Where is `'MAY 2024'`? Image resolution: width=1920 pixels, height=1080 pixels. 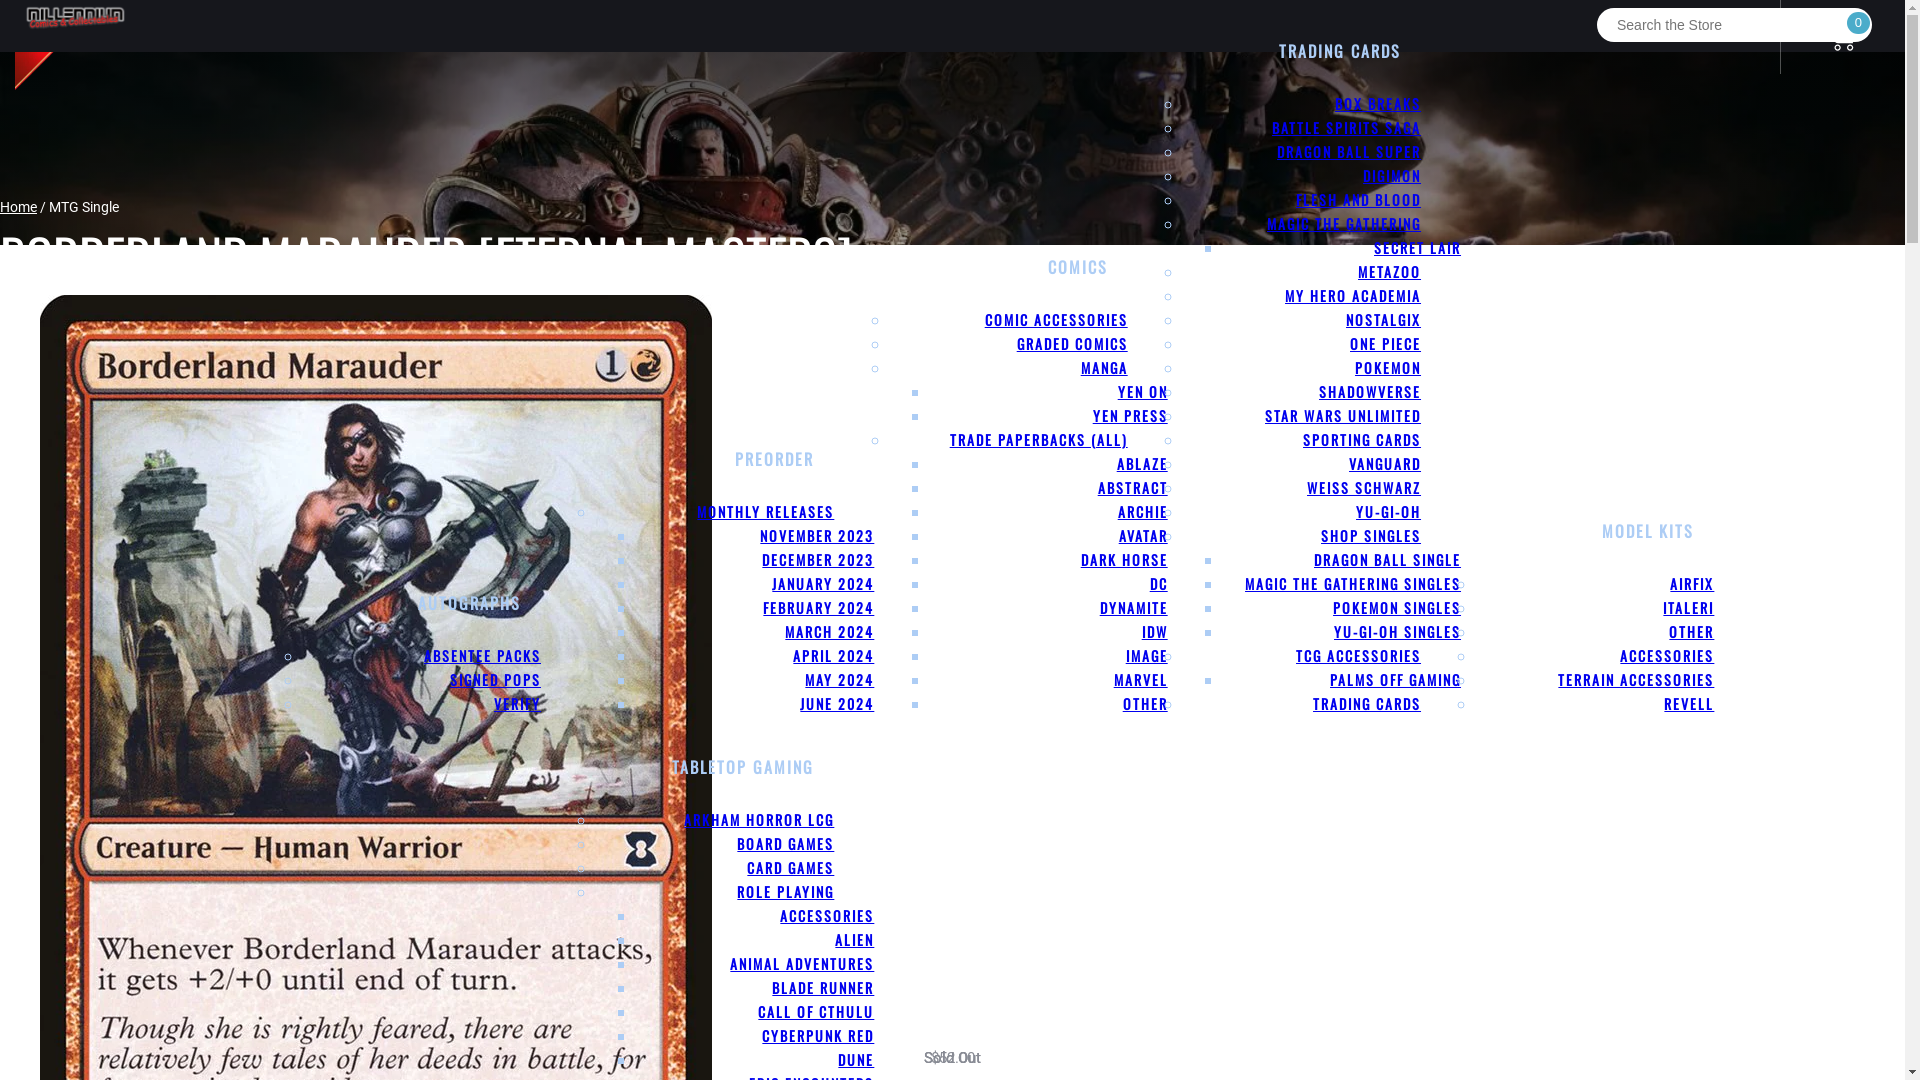 'MAY 2024' is located at coordinates (839, 678).